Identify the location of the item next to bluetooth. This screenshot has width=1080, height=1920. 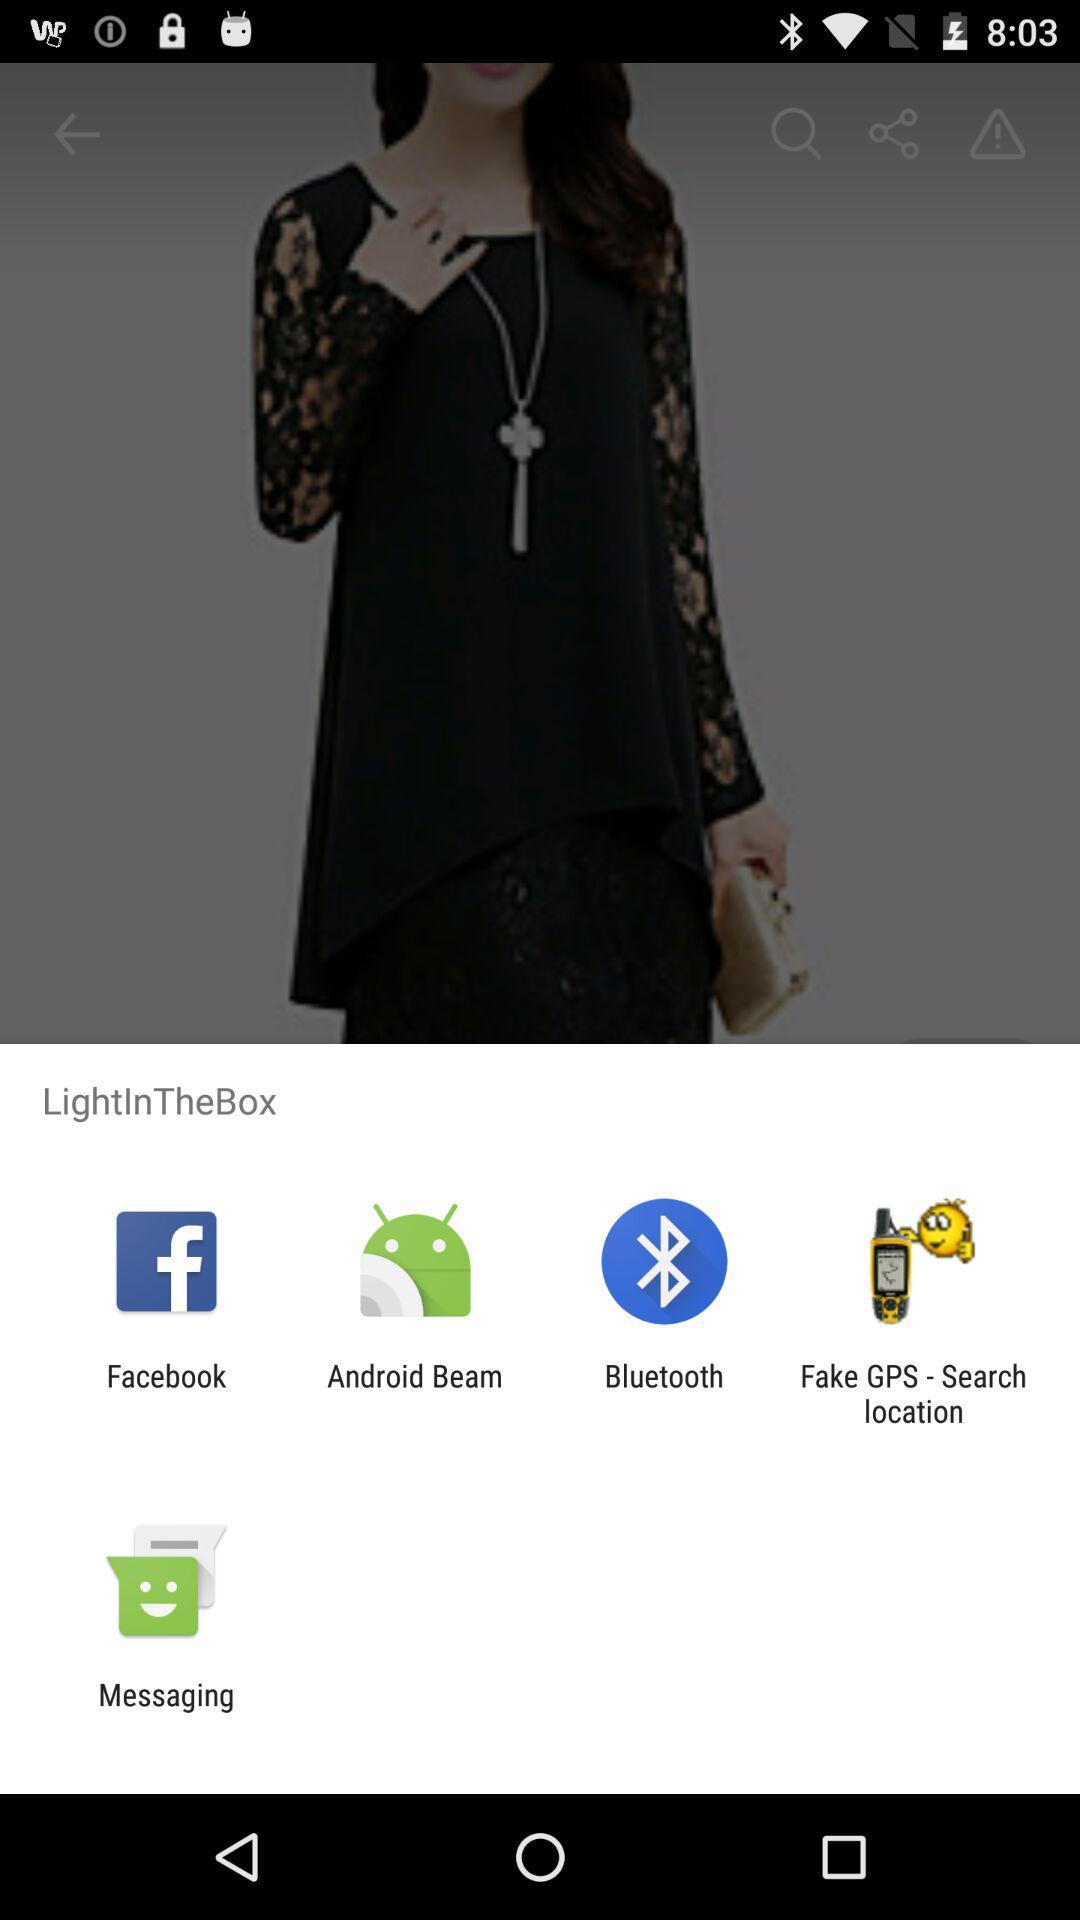
(414, 1392).